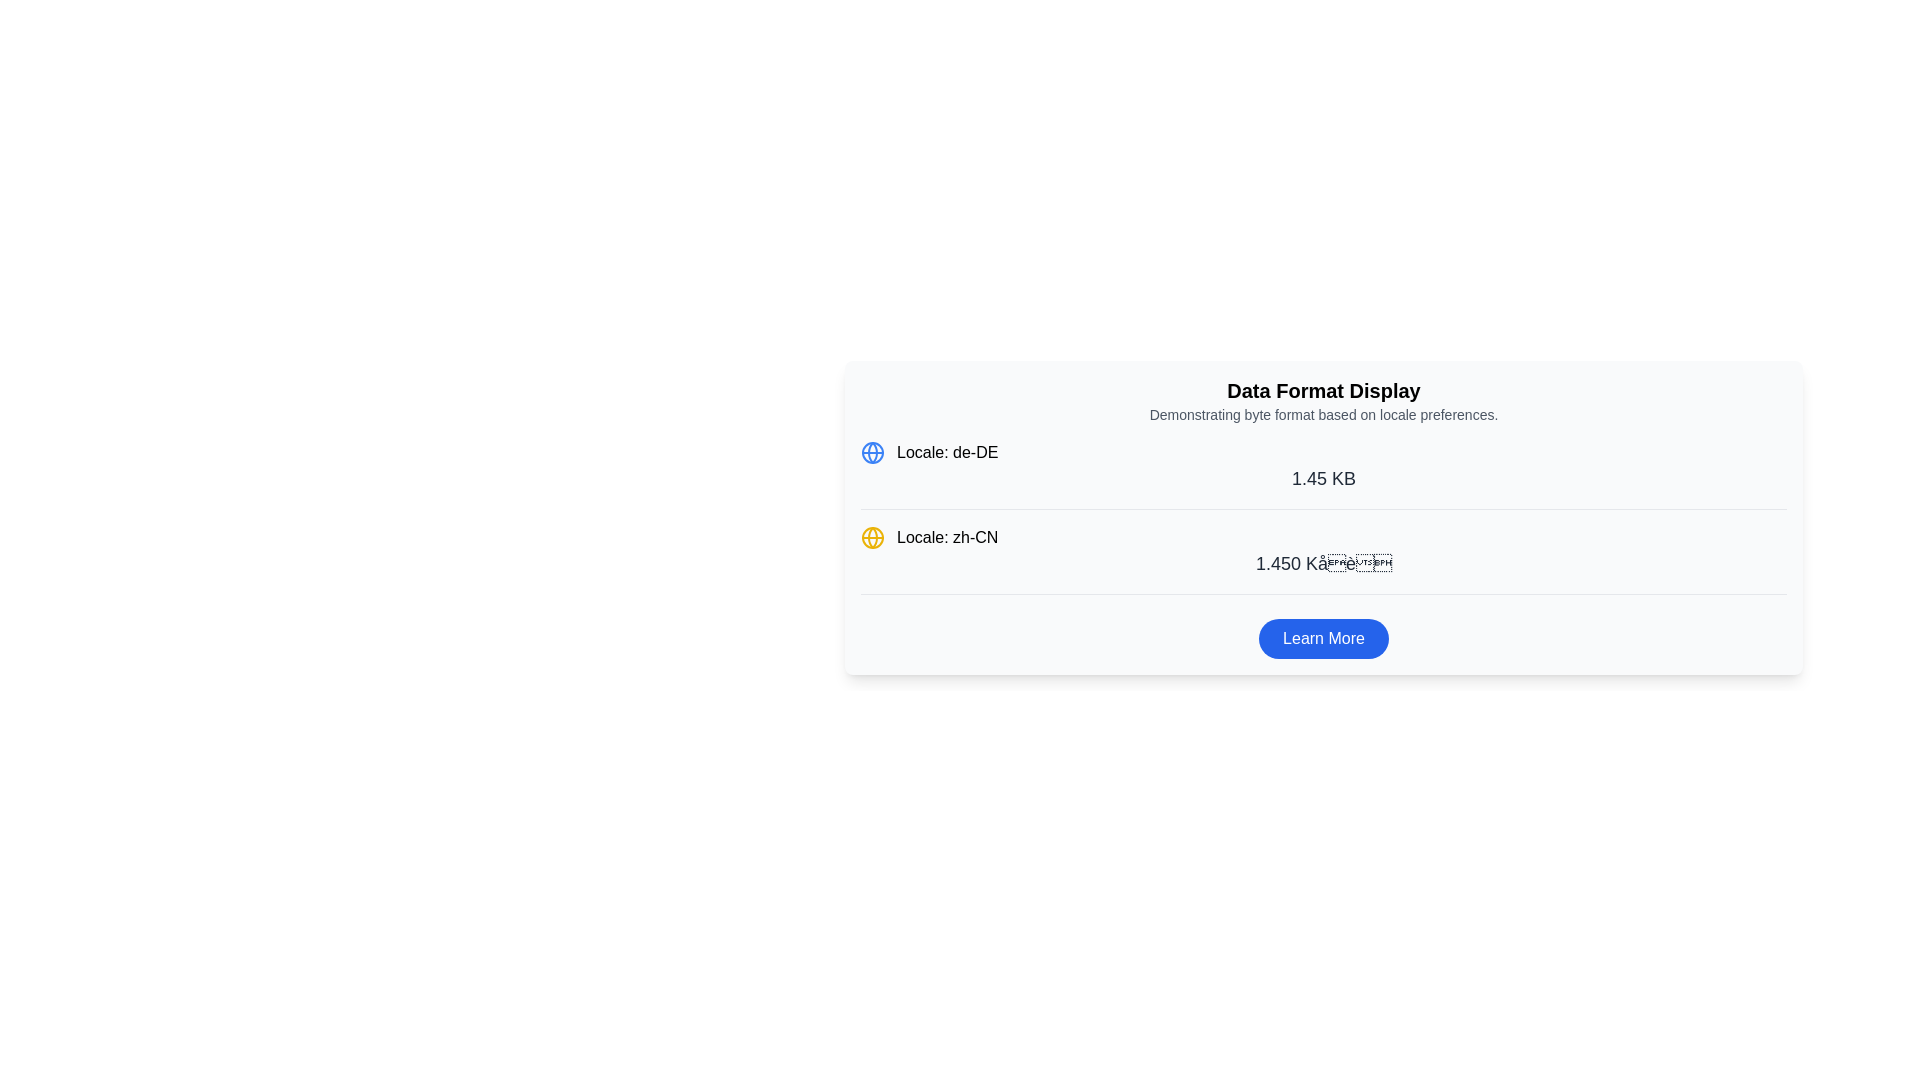  What do you see at coordinates (873, 536) in the screenshot?
I see `the globe-shaped icon, which is the first component in the 'Locale: zh-CN' section, located to the left of the textual label` at bounding box center [873, 536].